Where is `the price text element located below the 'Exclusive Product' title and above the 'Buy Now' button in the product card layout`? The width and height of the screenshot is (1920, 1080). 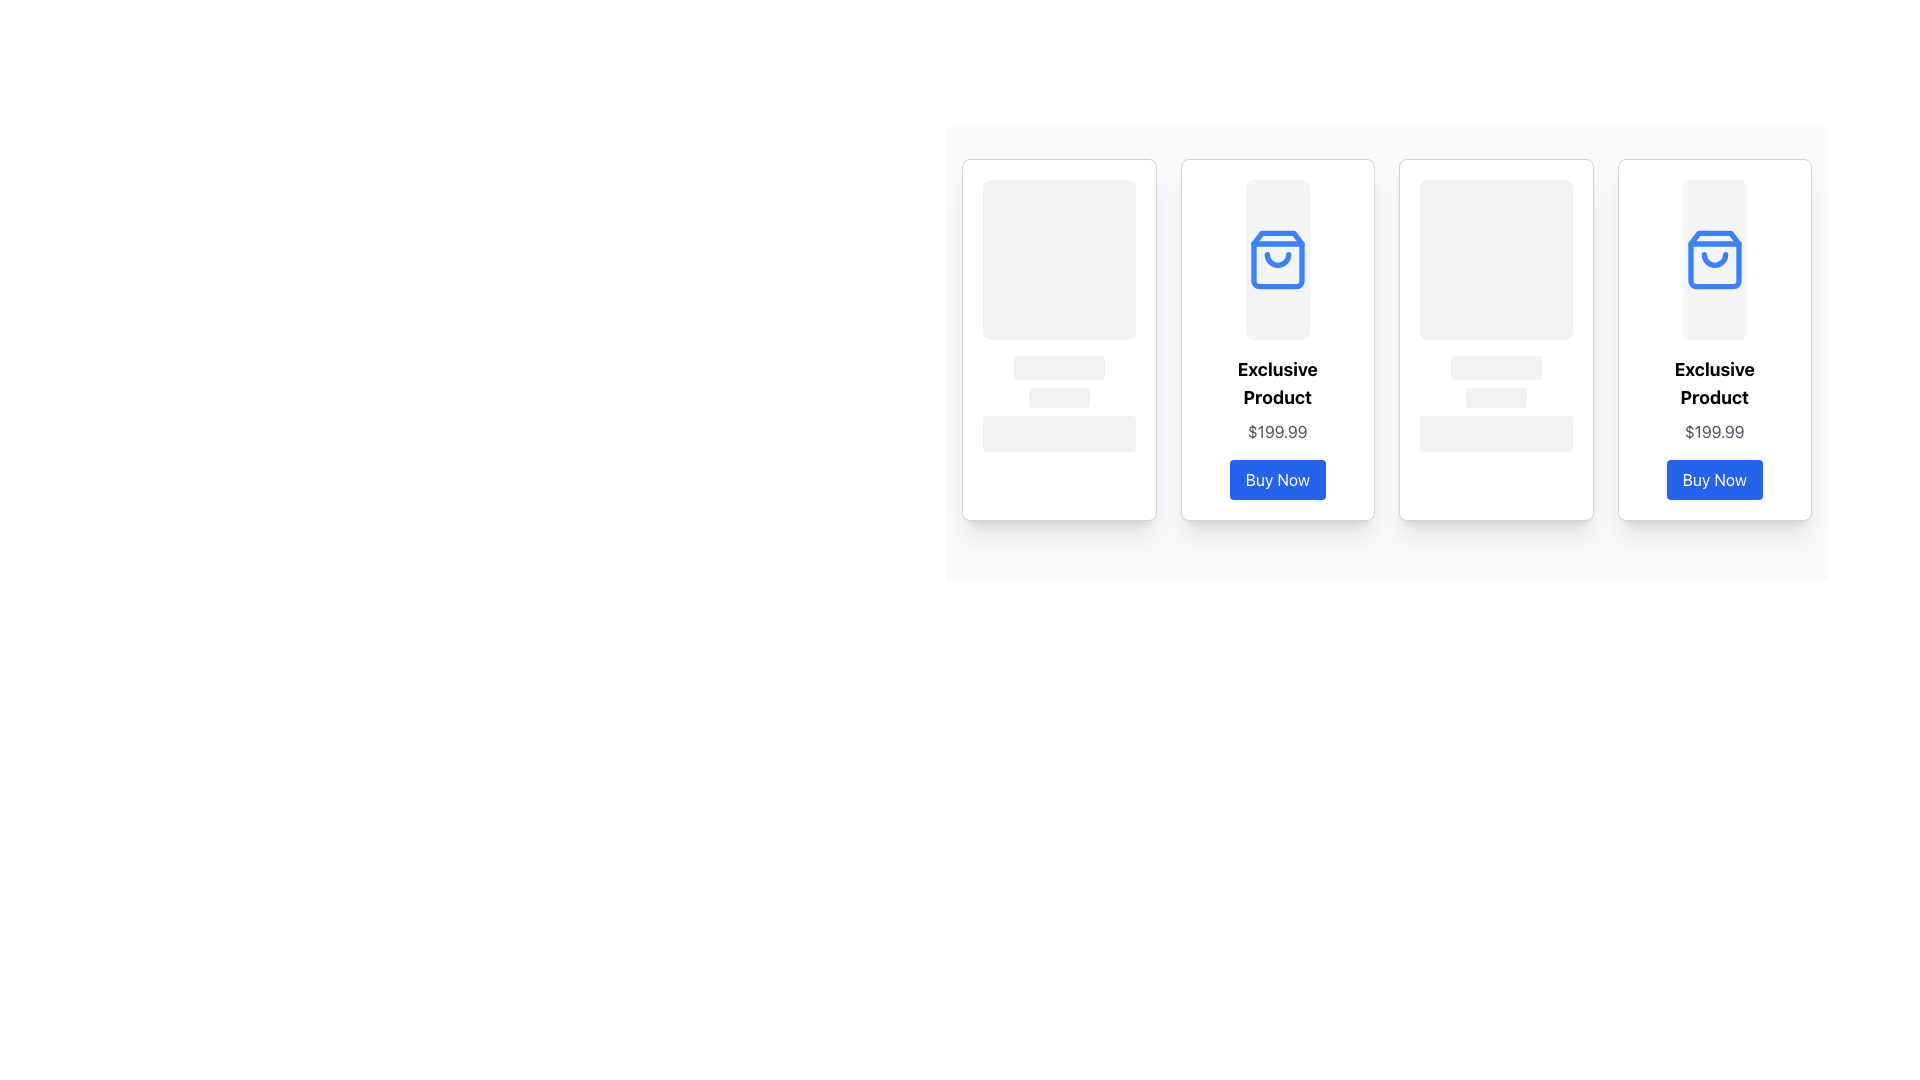 the price text element located below the 'Exclusive Product' title and above the 'Buy Now' button in the product card layout is located at coordinates (1713, 431).